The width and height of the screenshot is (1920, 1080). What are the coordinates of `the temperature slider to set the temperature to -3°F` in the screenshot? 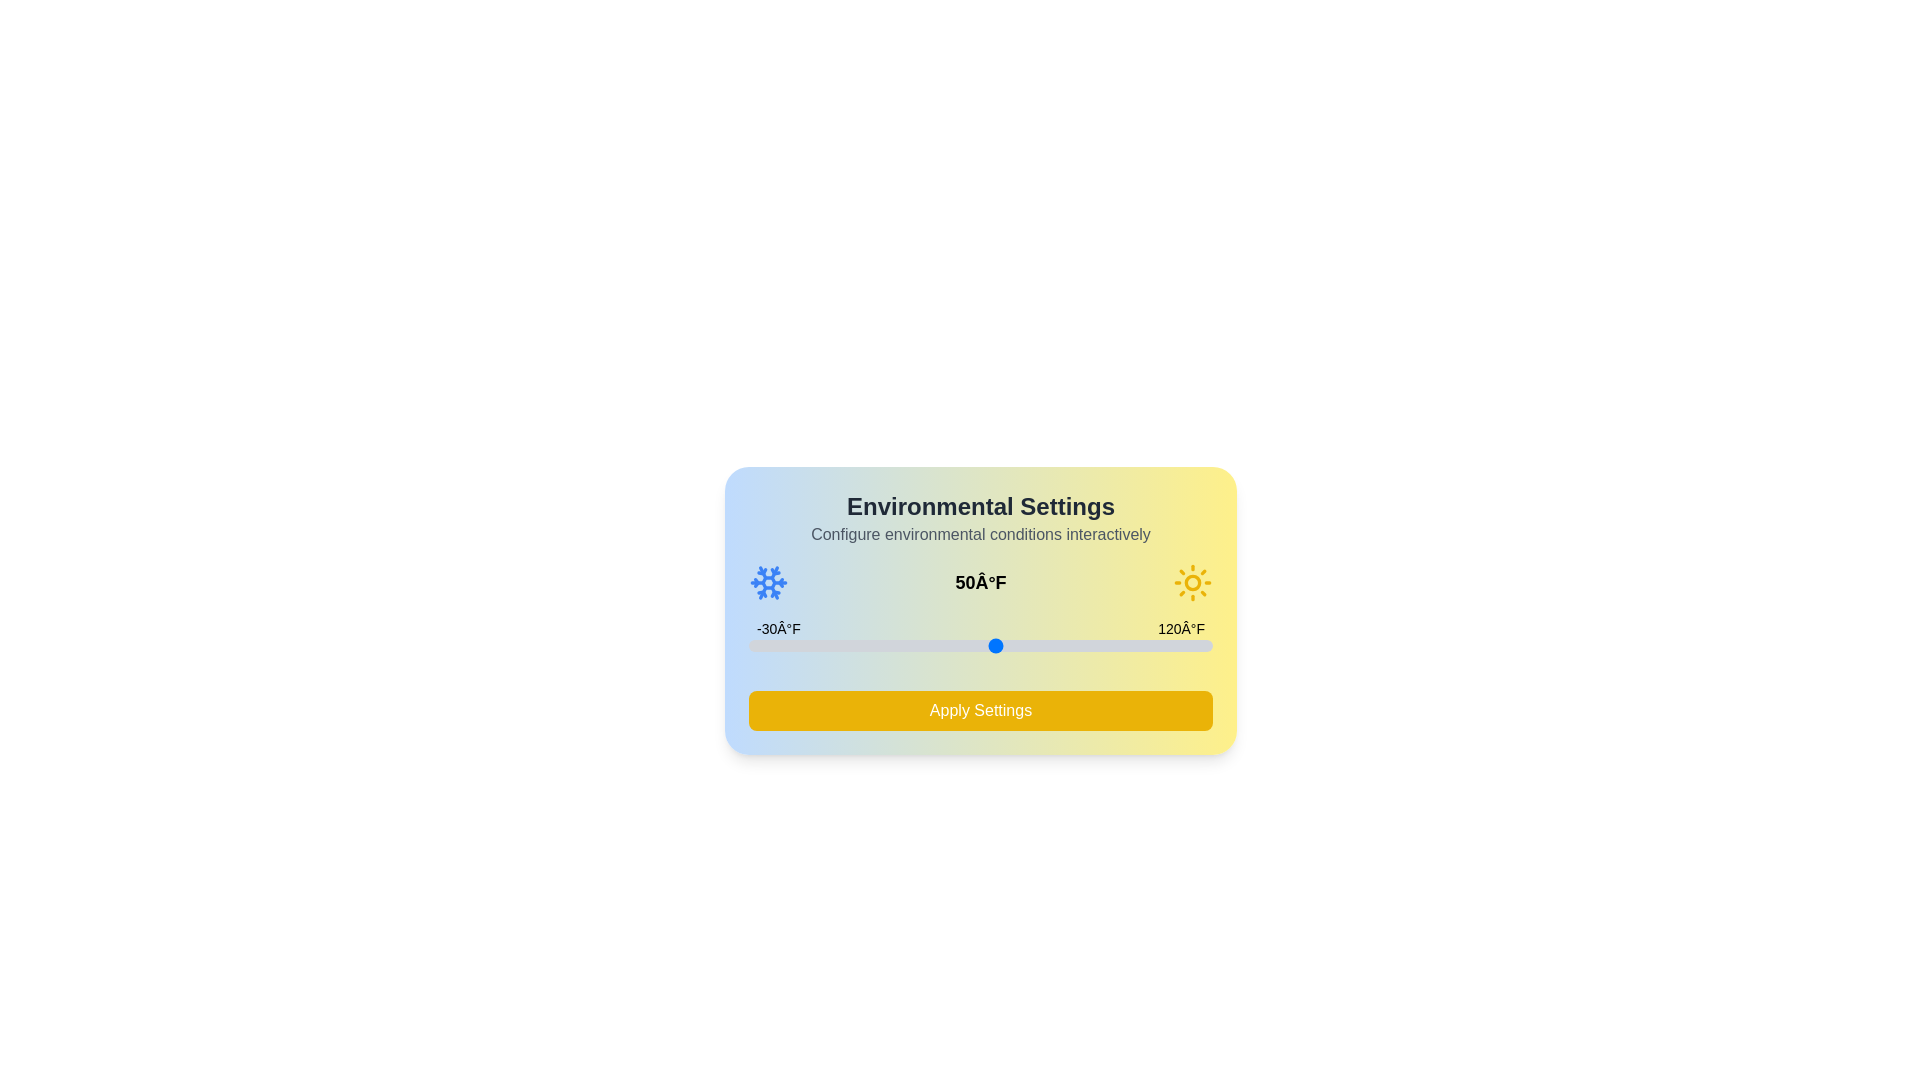 It's located at (832, 645).